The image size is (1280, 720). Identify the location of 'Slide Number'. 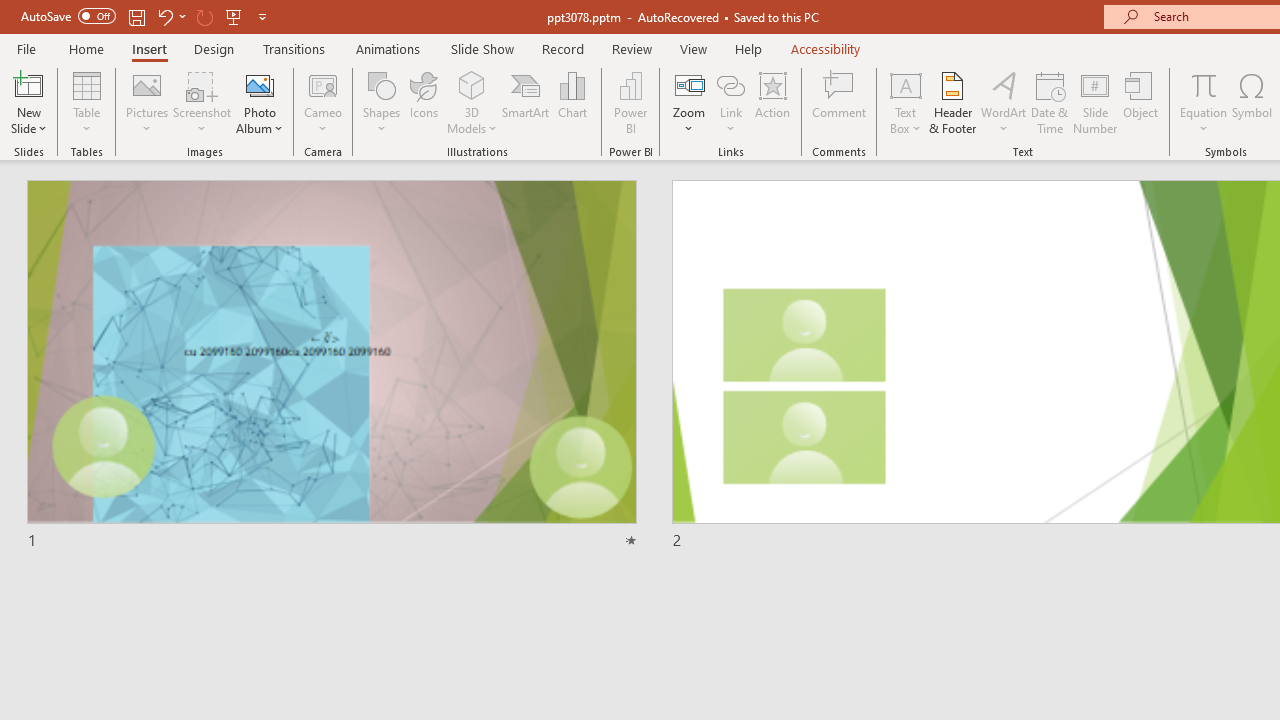
(1094, 103).